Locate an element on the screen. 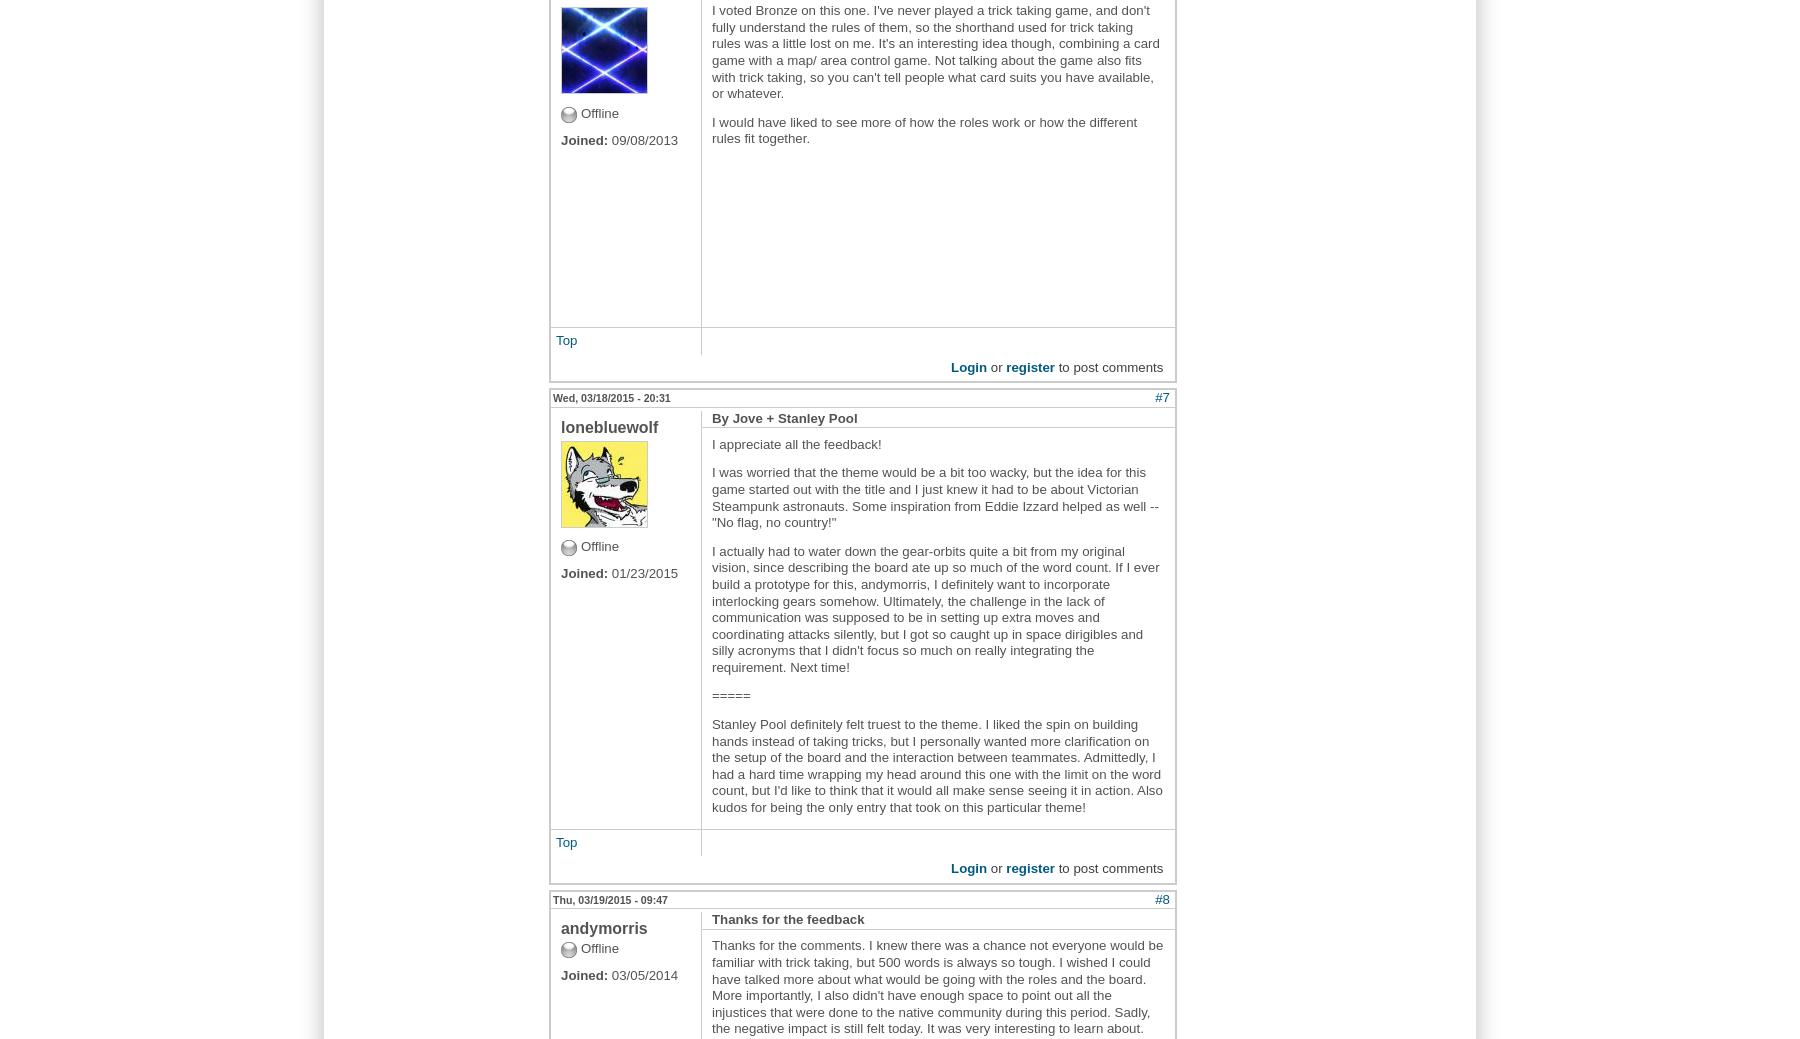 The width and height of the screenshot is (1800, 1039). 'I was worried that the theme would be a bit too wacky, but the idea for this game started out with the title and I just knew it had to be about Victorian Steampunk astronauts. Some inspiration from Eddie Izzard helped as well -- "No flag, no country!"' is located at coordinates (933, 496).